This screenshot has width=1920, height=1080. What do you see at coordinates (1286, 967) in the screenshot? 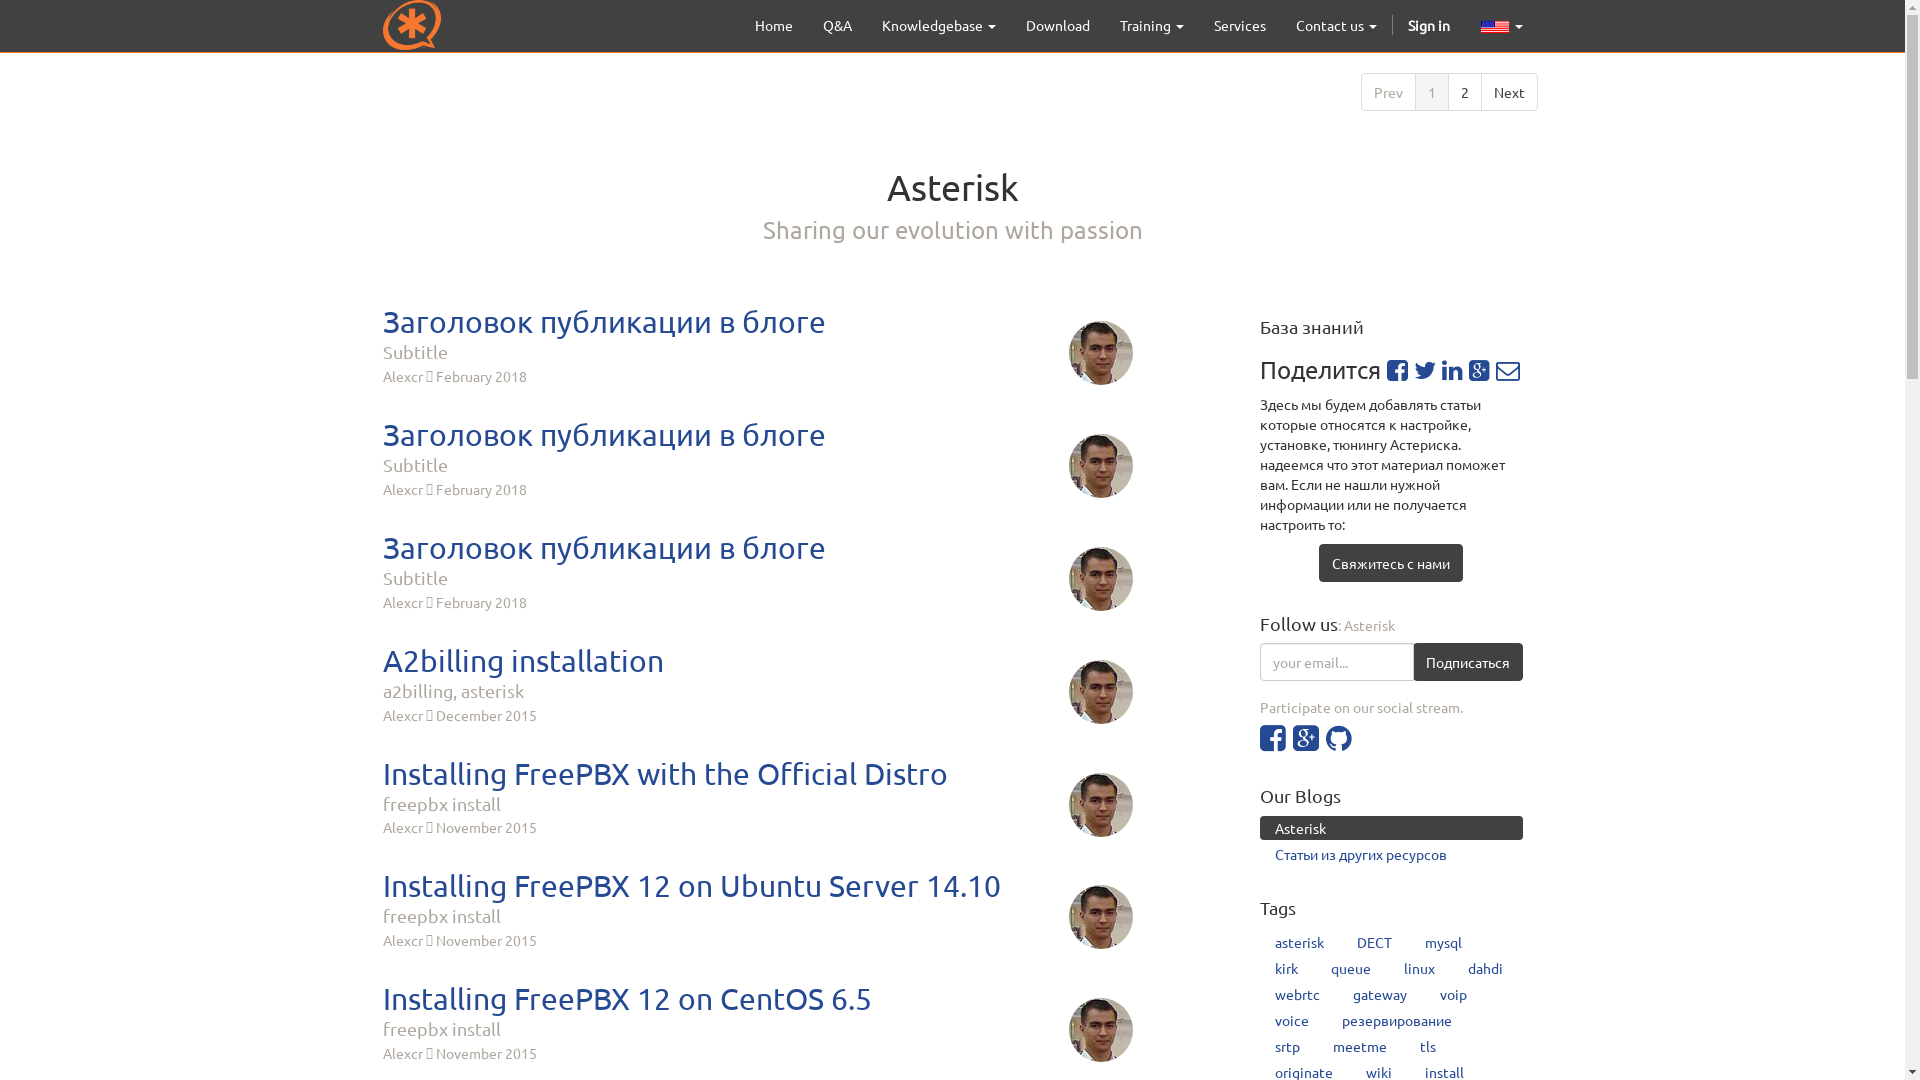
I see `'kirk'` at bounding box center [1286, 967].